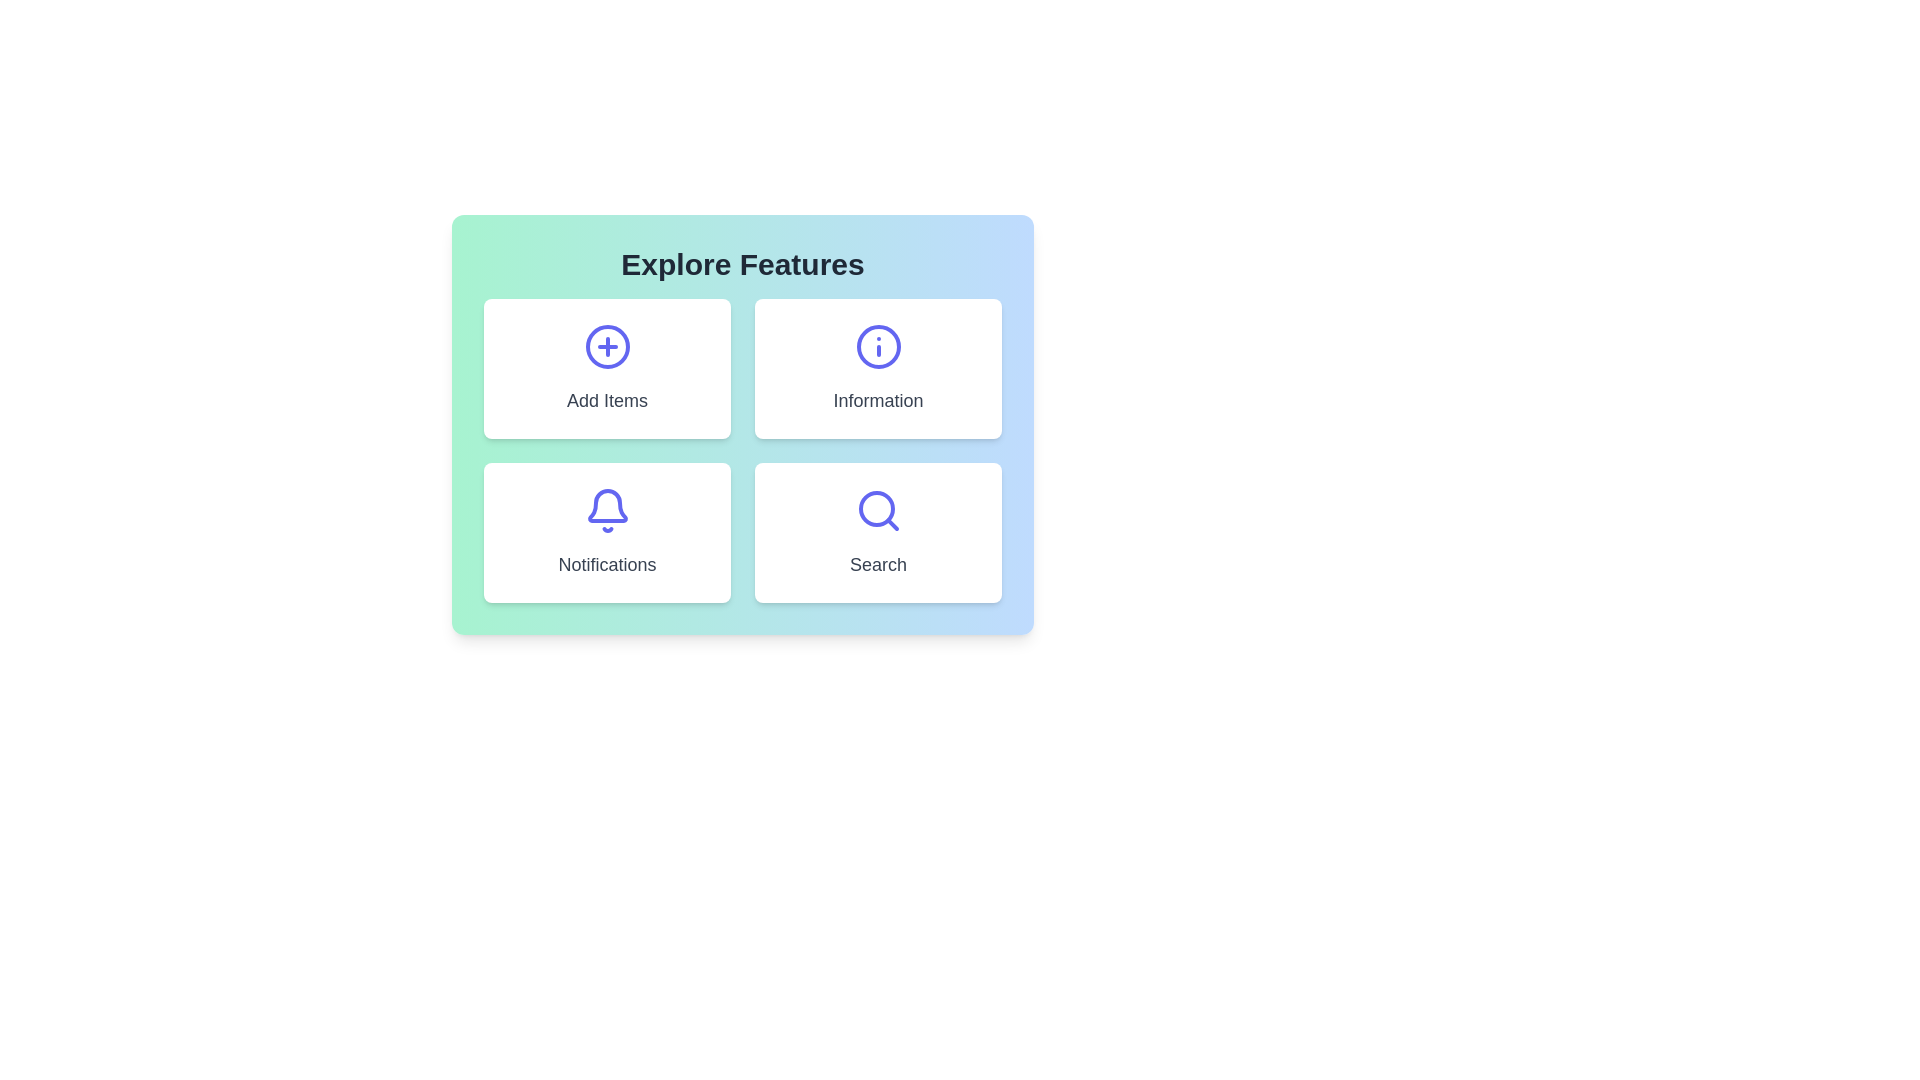 The height and width of the screenshot is (1080, 1920). I want to click on the circular component of the Search icon, which visually represents the inner detail of the magnifying glass within a four-option grid layout, so click(876, 508).